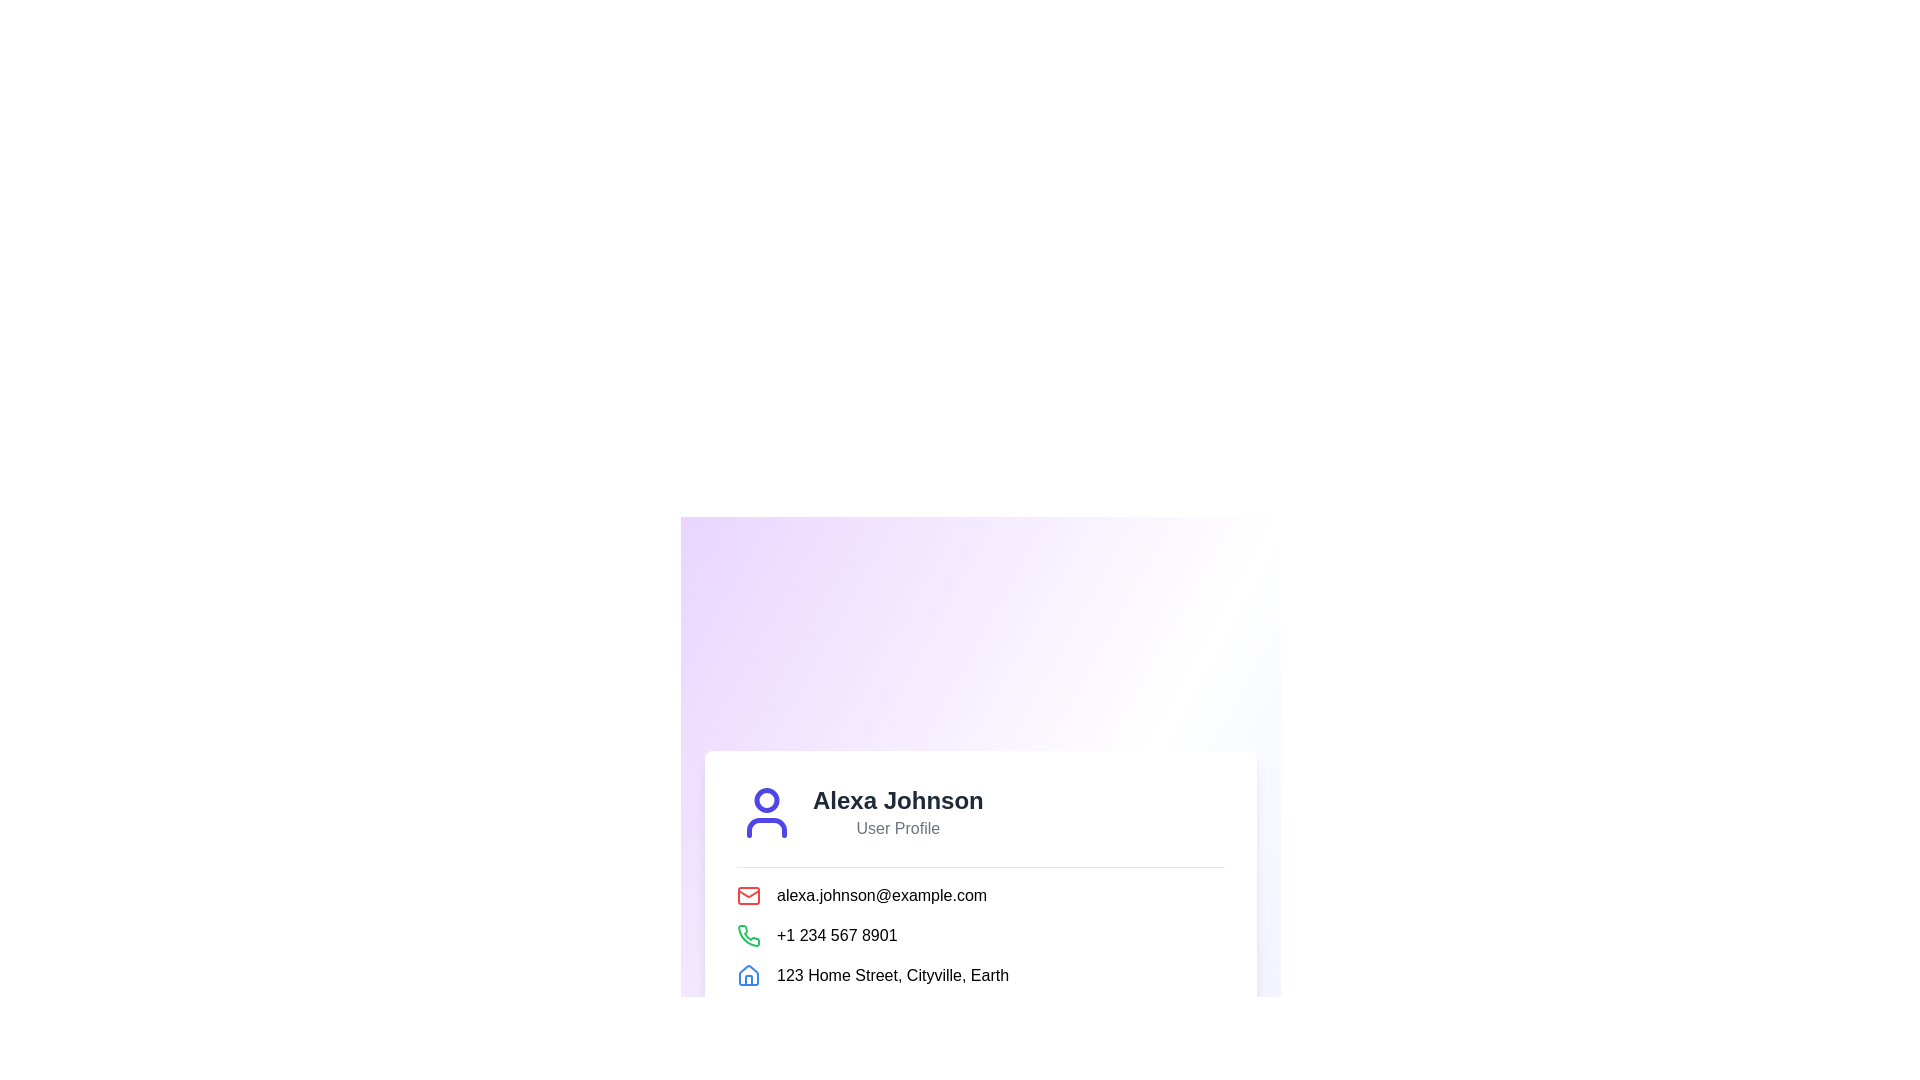 This screenshot has height=1080, width=1920. What do you see at coordinates (891, 974) in the screenshot?
I see `the static text displaying the address '123 Home Street, Cityville, Earth', which is located next to a blue house icon` at bounding box center [891, 974].